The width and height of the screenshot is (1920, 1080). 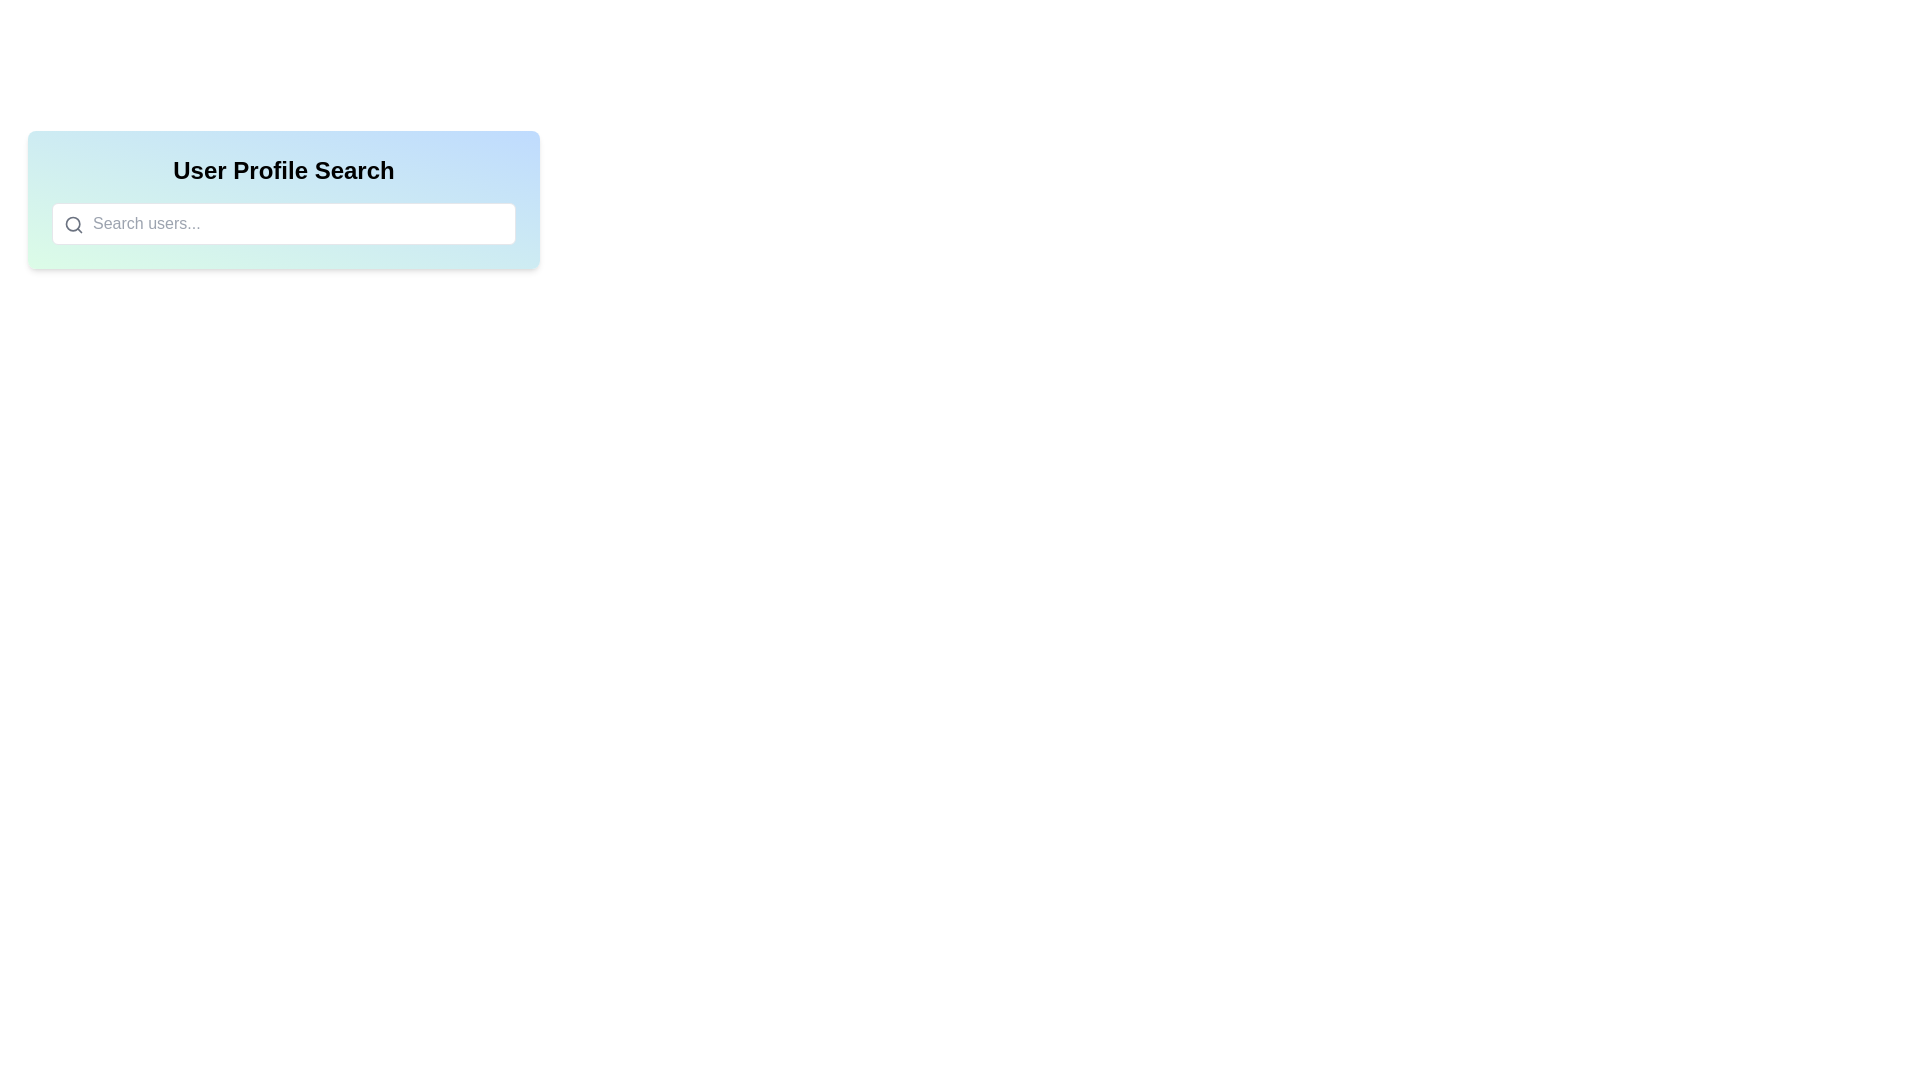 I want to click on the circular icon representing the lens of a magnifying glass, located at the left edge of the search input field, so click(x=73, y=224).